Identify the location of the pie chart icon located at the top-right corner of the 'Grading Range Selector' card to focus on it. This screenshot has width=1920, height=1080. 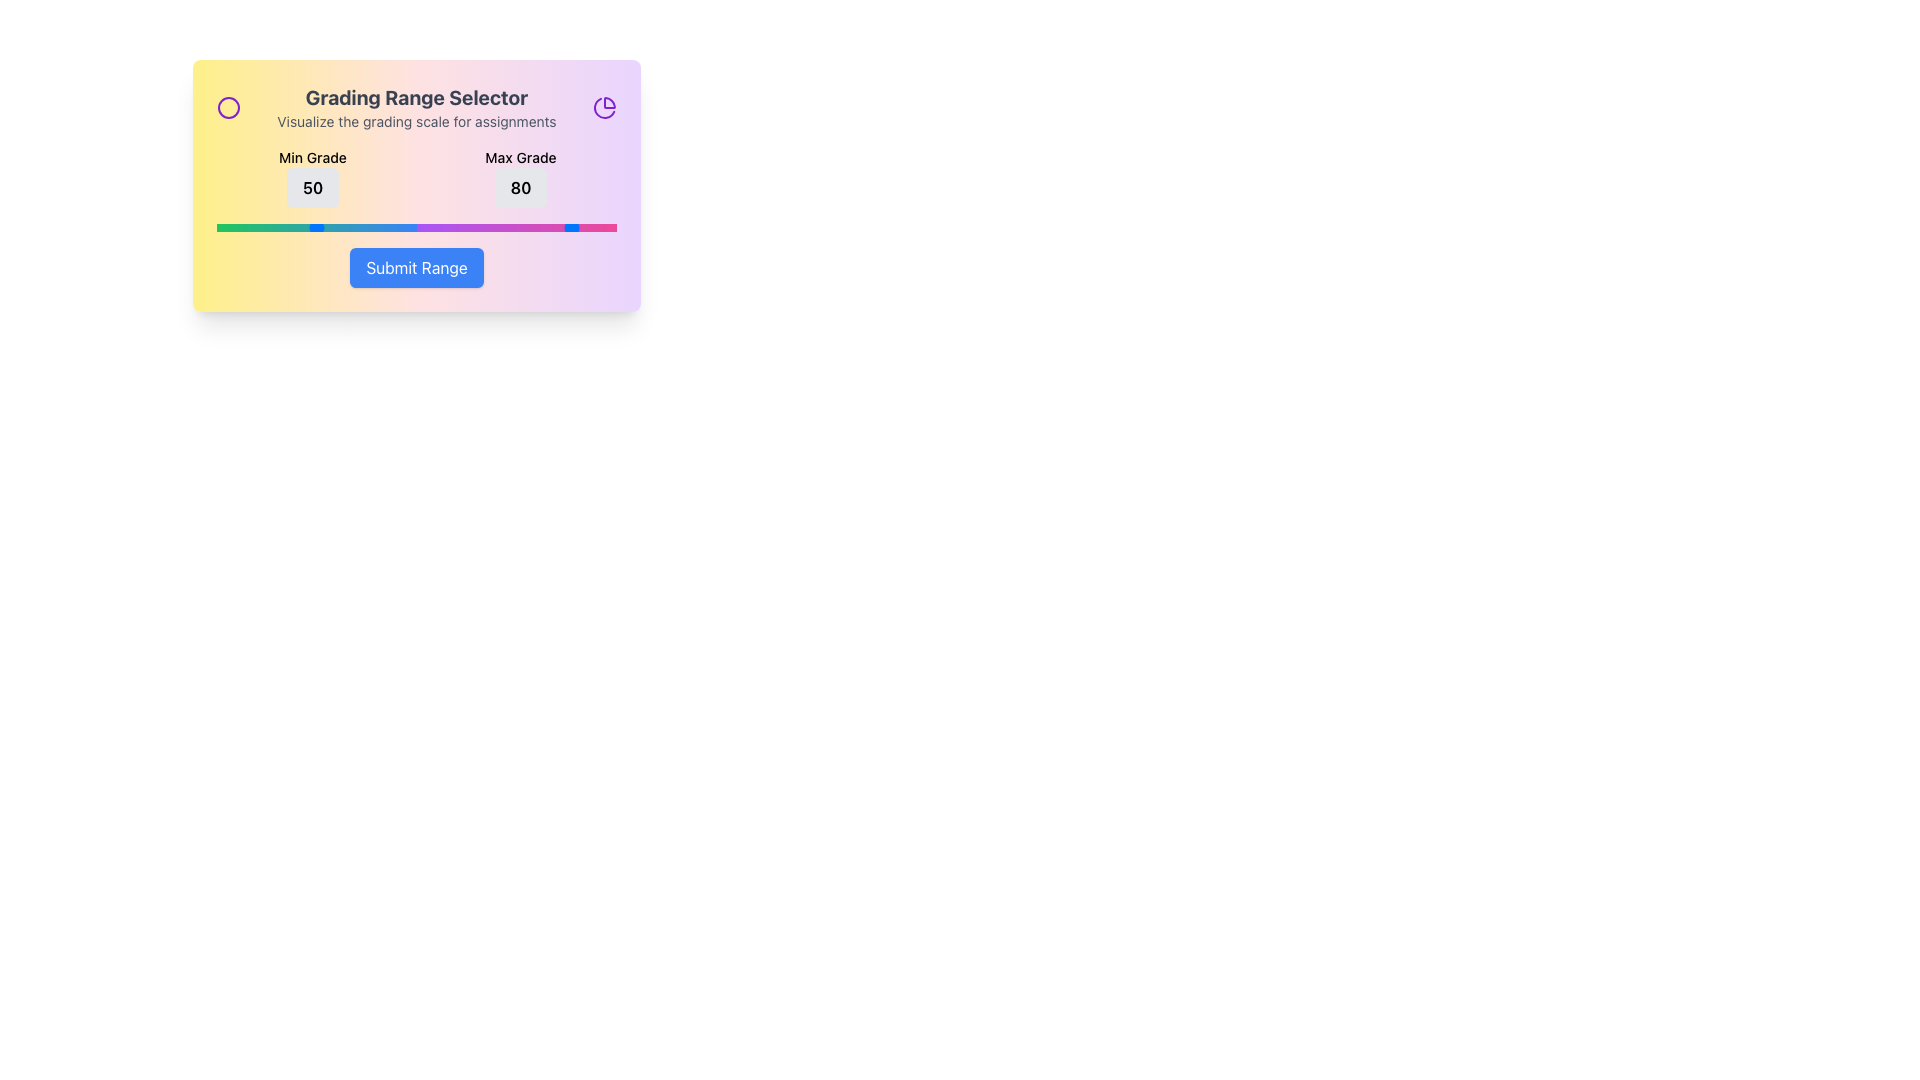
(603, 108).